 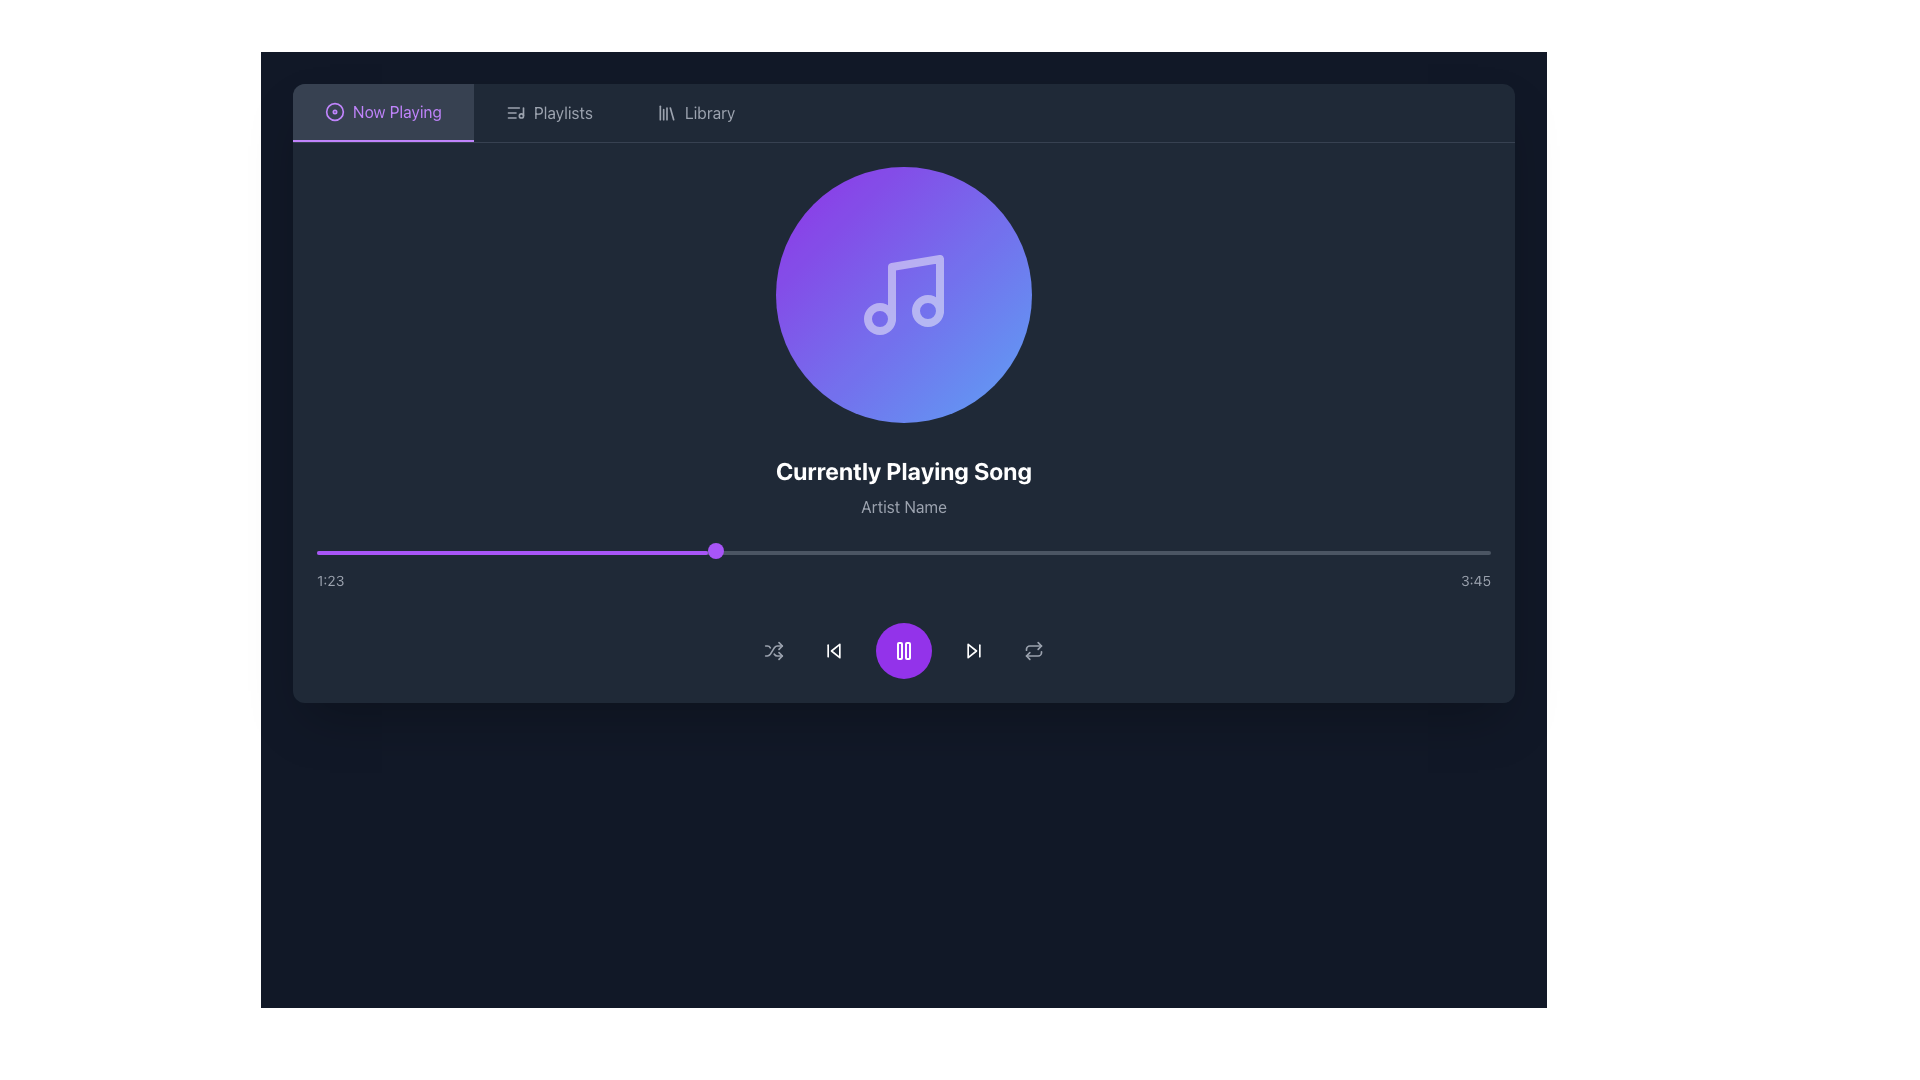 I want to click on the text label displaying the total duration of the media being played, located in the bottom-right corner of the window, right of the progress bar, so click(x=1476, y=581).